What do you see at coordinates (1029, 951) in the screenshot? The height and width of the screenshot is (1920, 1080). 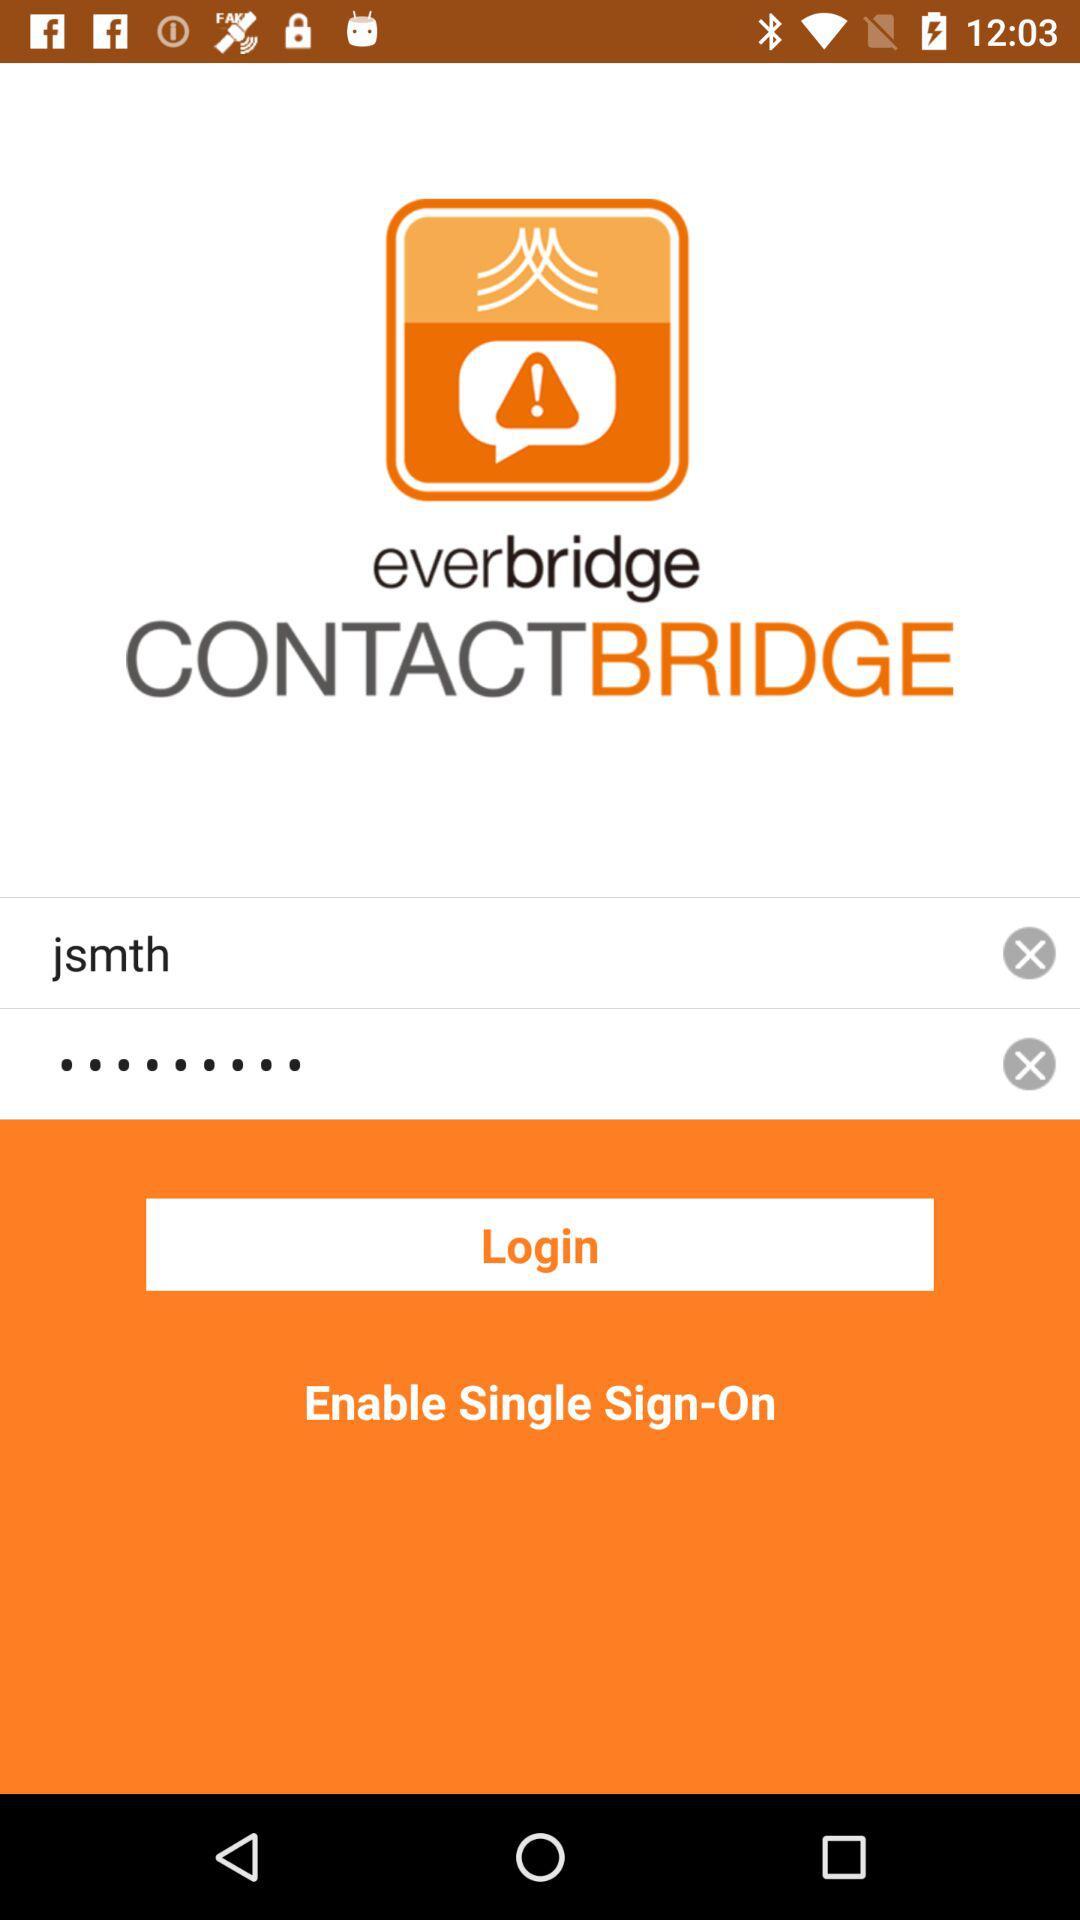 I see `icon next to the jsmth item` at bounding box center [1029, 951].